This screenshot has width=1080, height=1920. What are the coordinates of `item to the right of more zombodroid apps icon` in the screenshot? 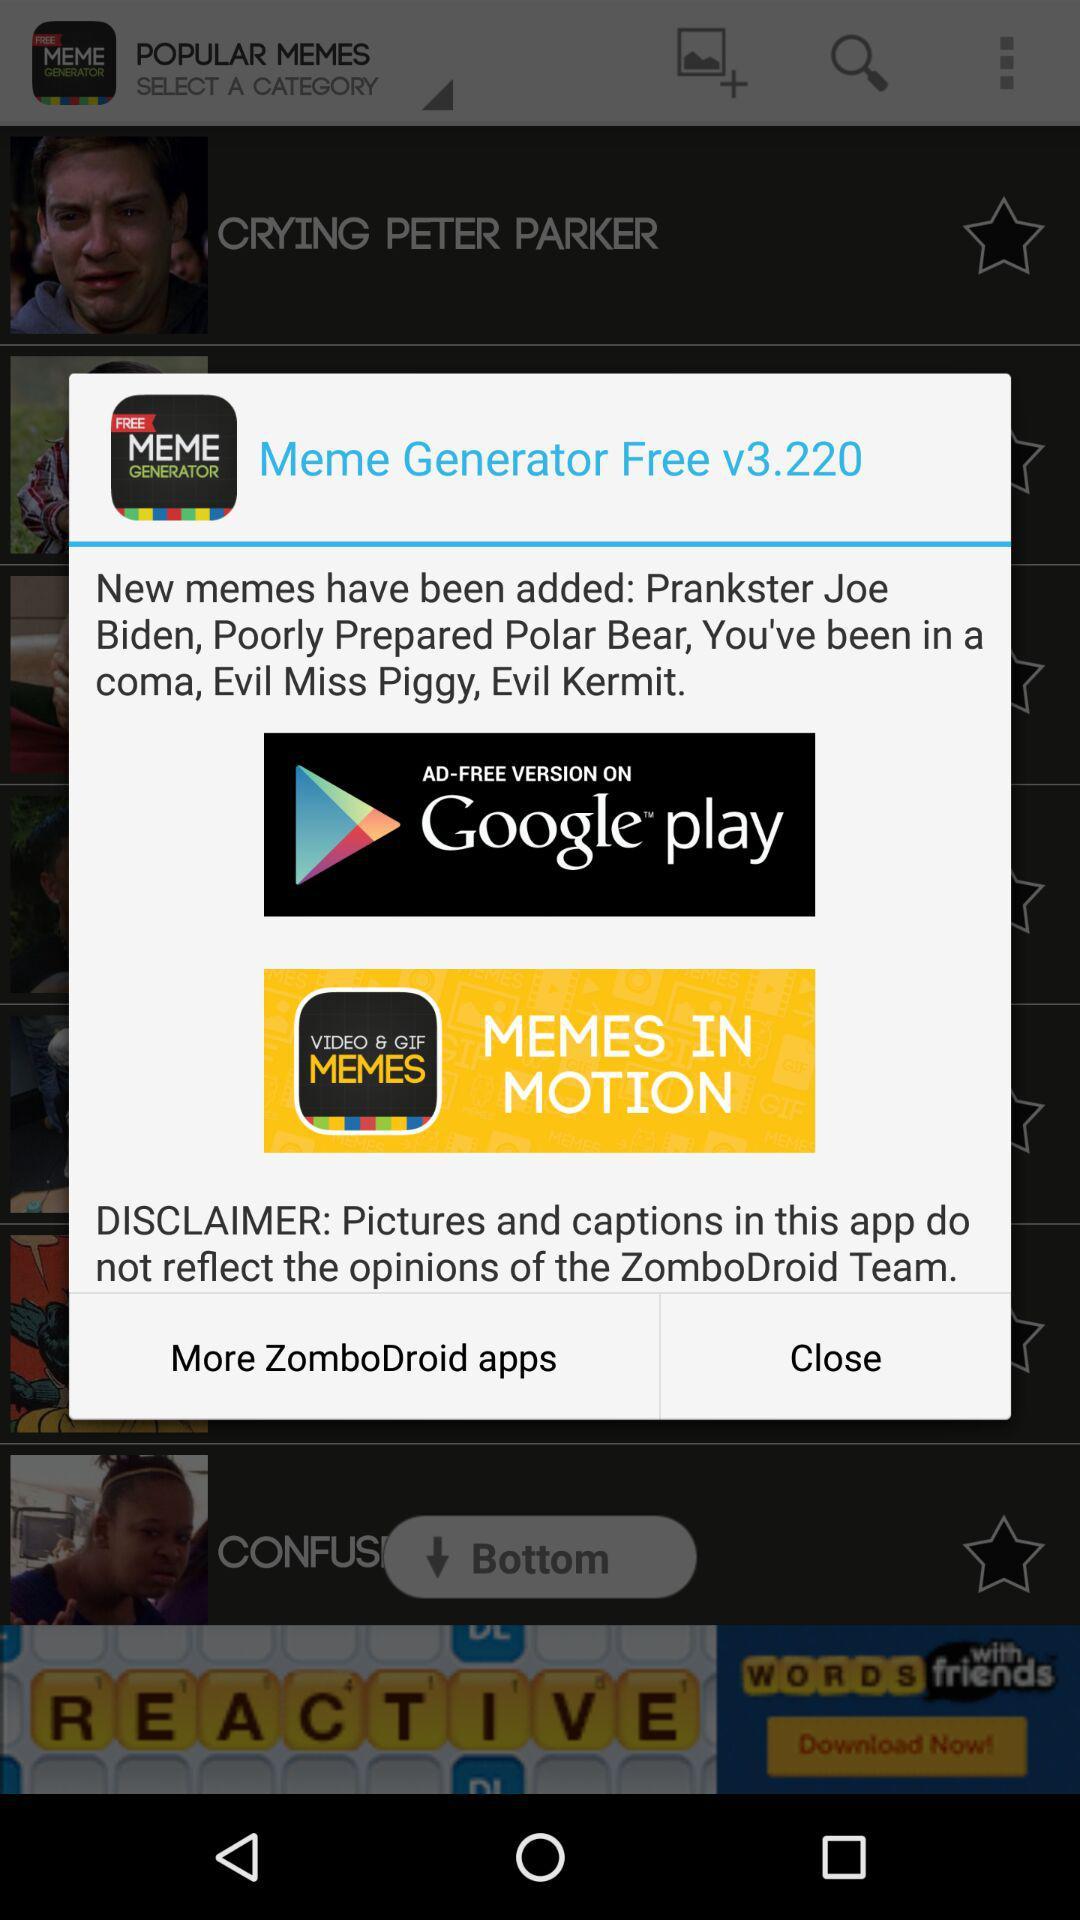 It's located at (835, 1356).